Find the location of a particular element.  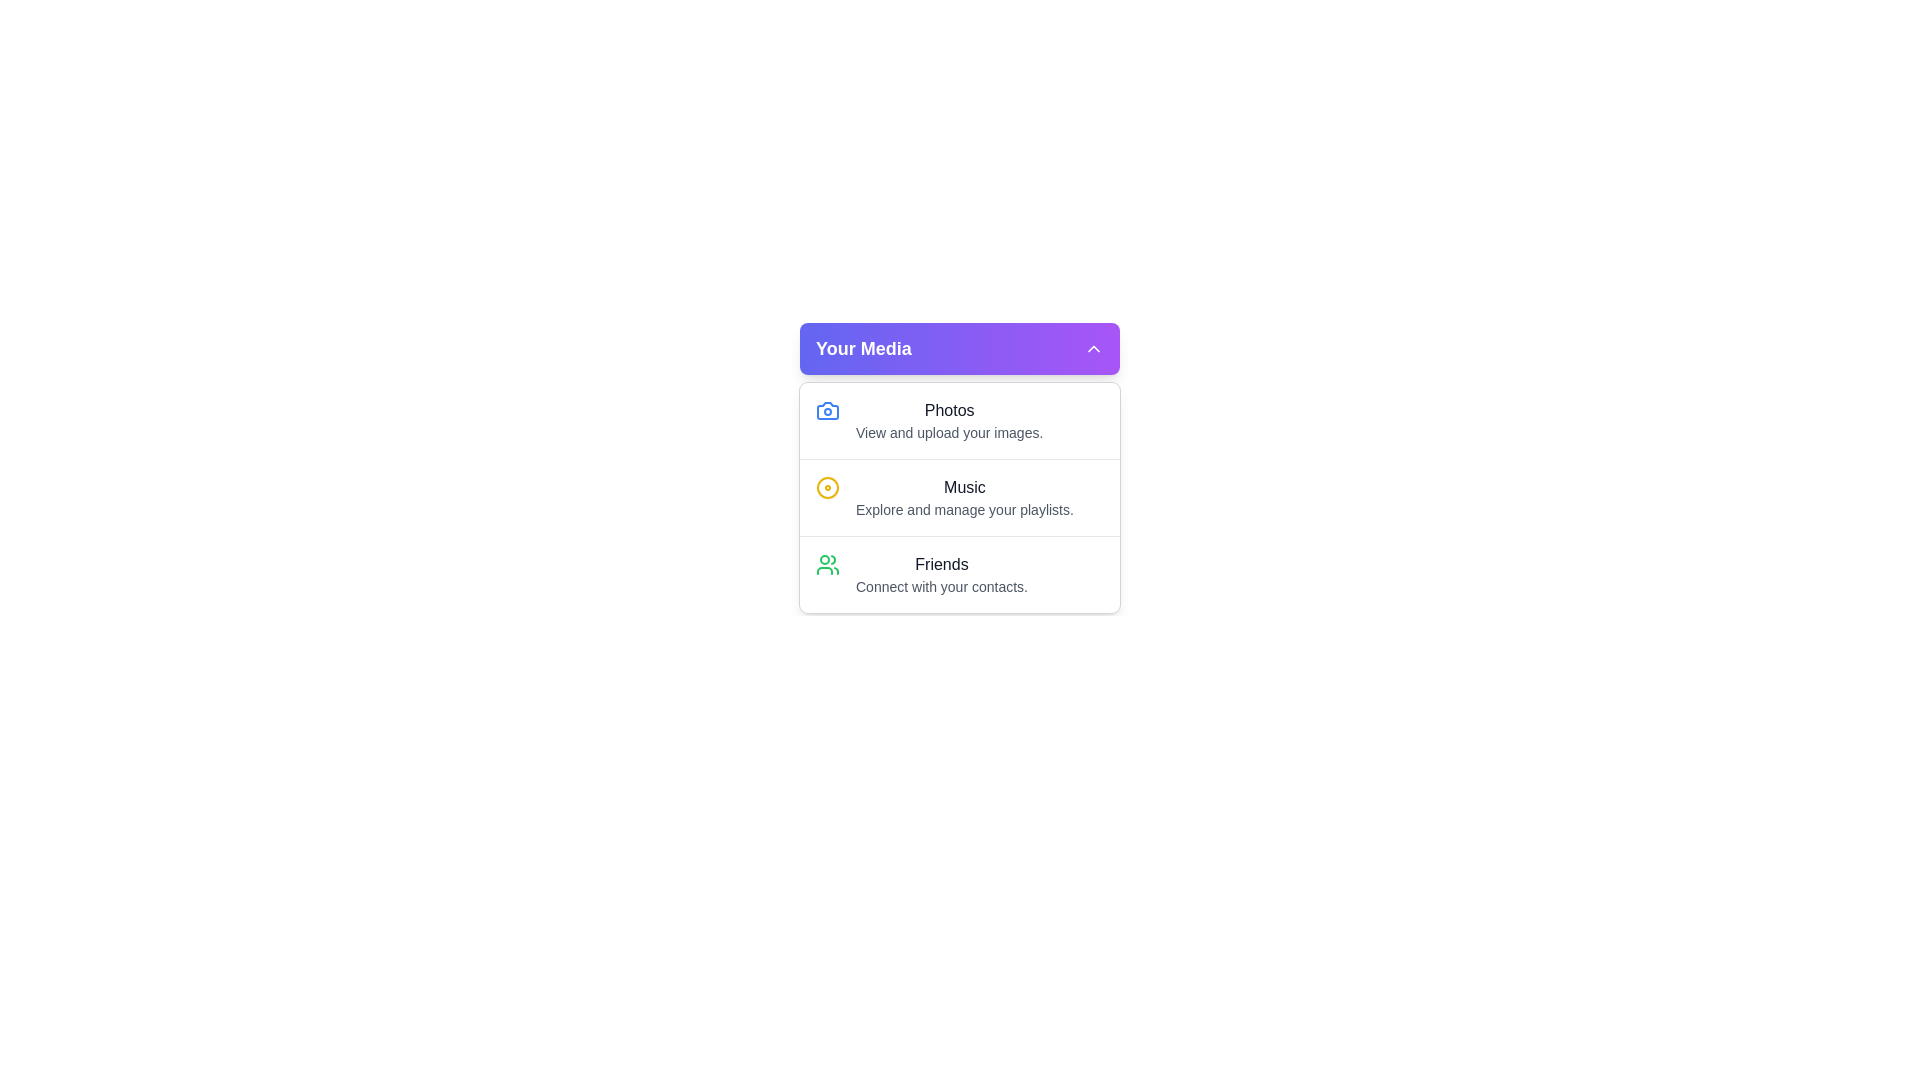

the camera icon, which is styled with a rounded rectangular body and lens details, located to the left of the 'Photos' text label in the 'Your Media' dropdown menu is located at coordinates (828, 410).